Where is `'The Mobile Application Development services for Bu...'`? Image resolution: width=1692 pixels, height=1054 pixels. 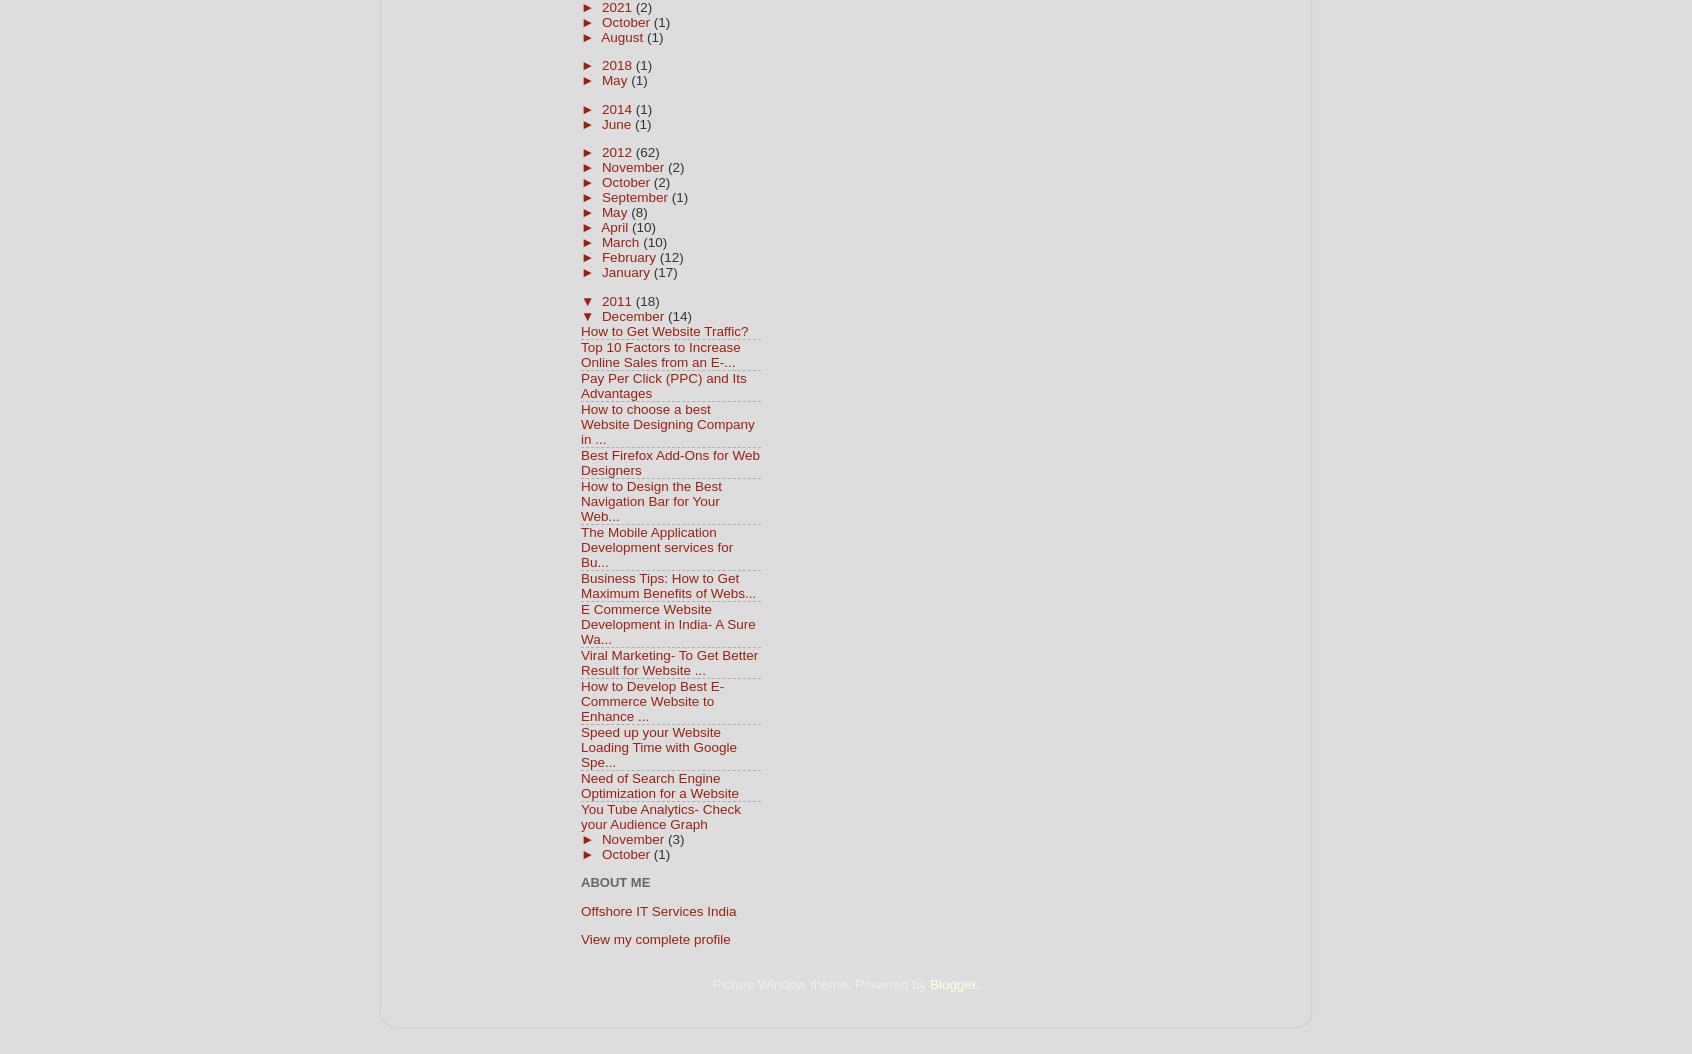
'The Mobile Application Development services for Bu...' is located at coordinates (657, 546).